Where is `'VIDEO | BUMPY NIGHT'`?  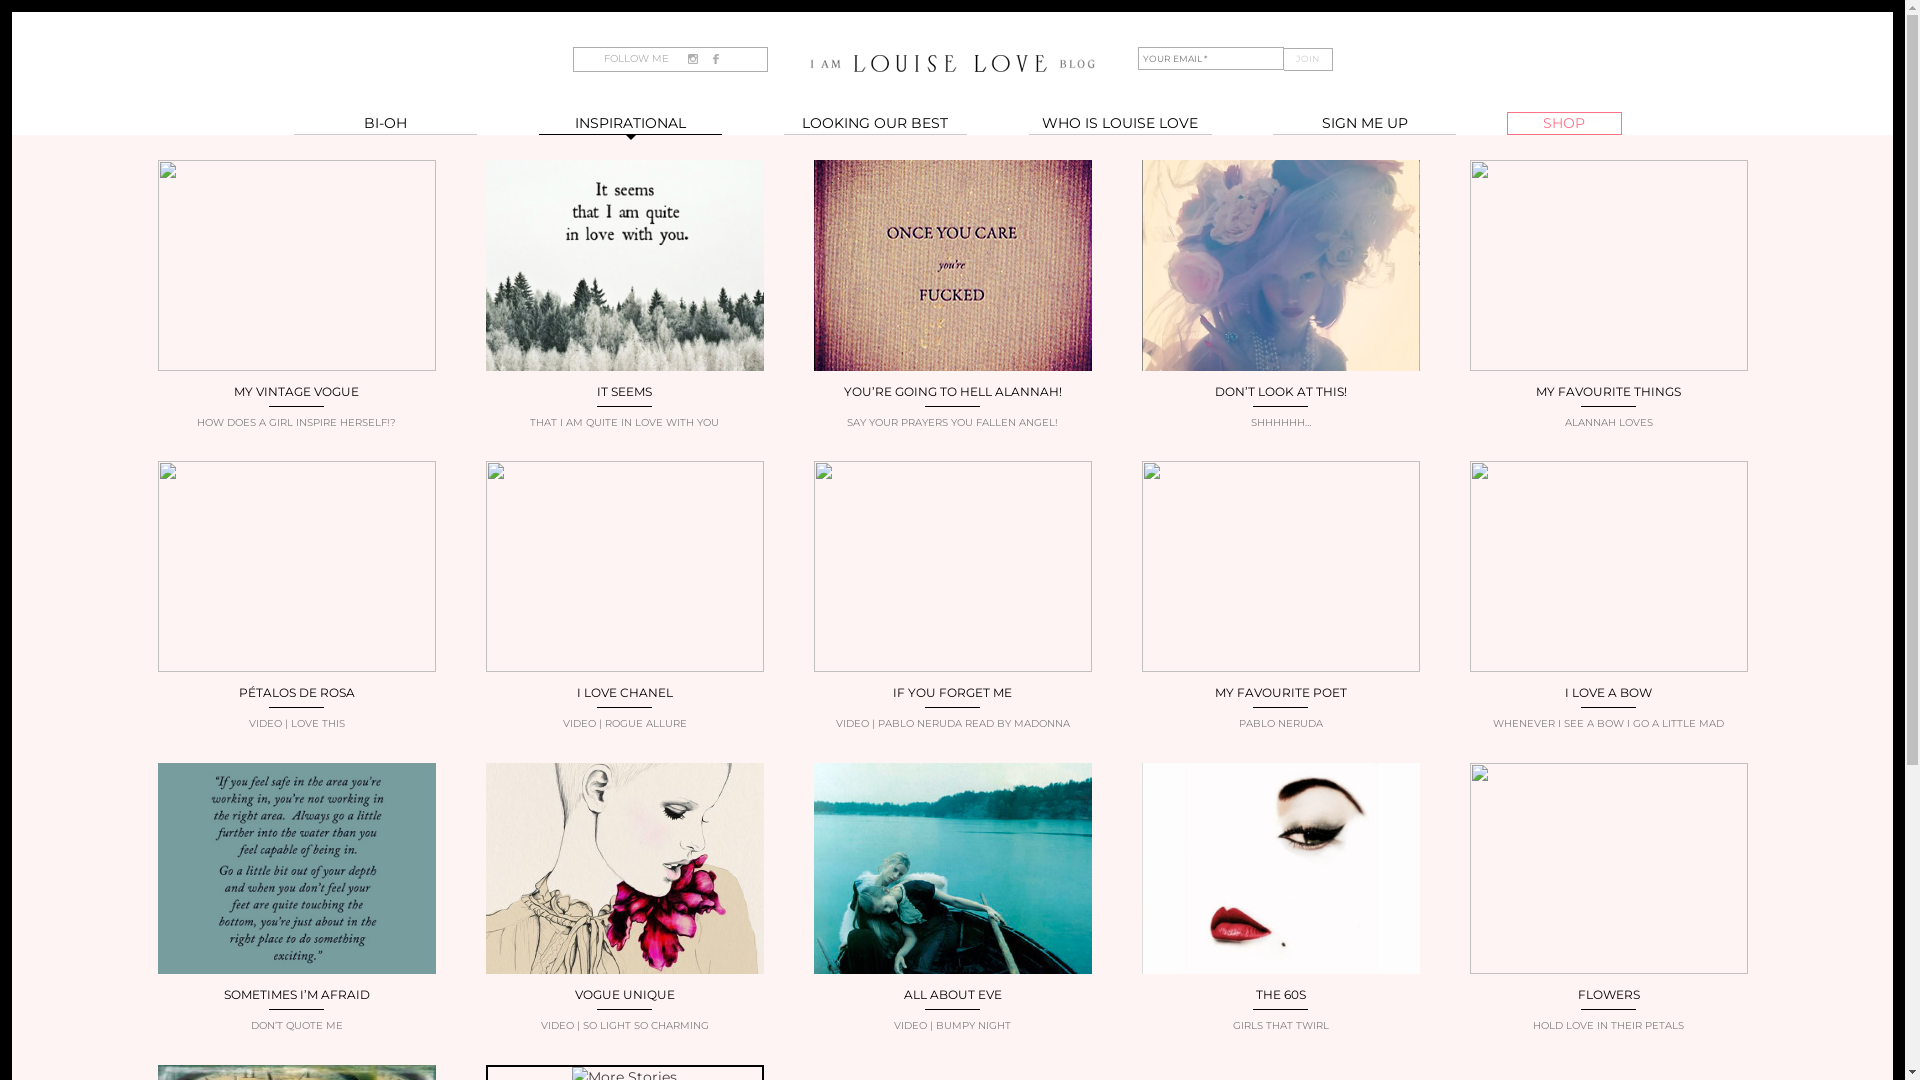 'VIDEO | BUMPY NIGHT' is located at coordinates (952, 1025).